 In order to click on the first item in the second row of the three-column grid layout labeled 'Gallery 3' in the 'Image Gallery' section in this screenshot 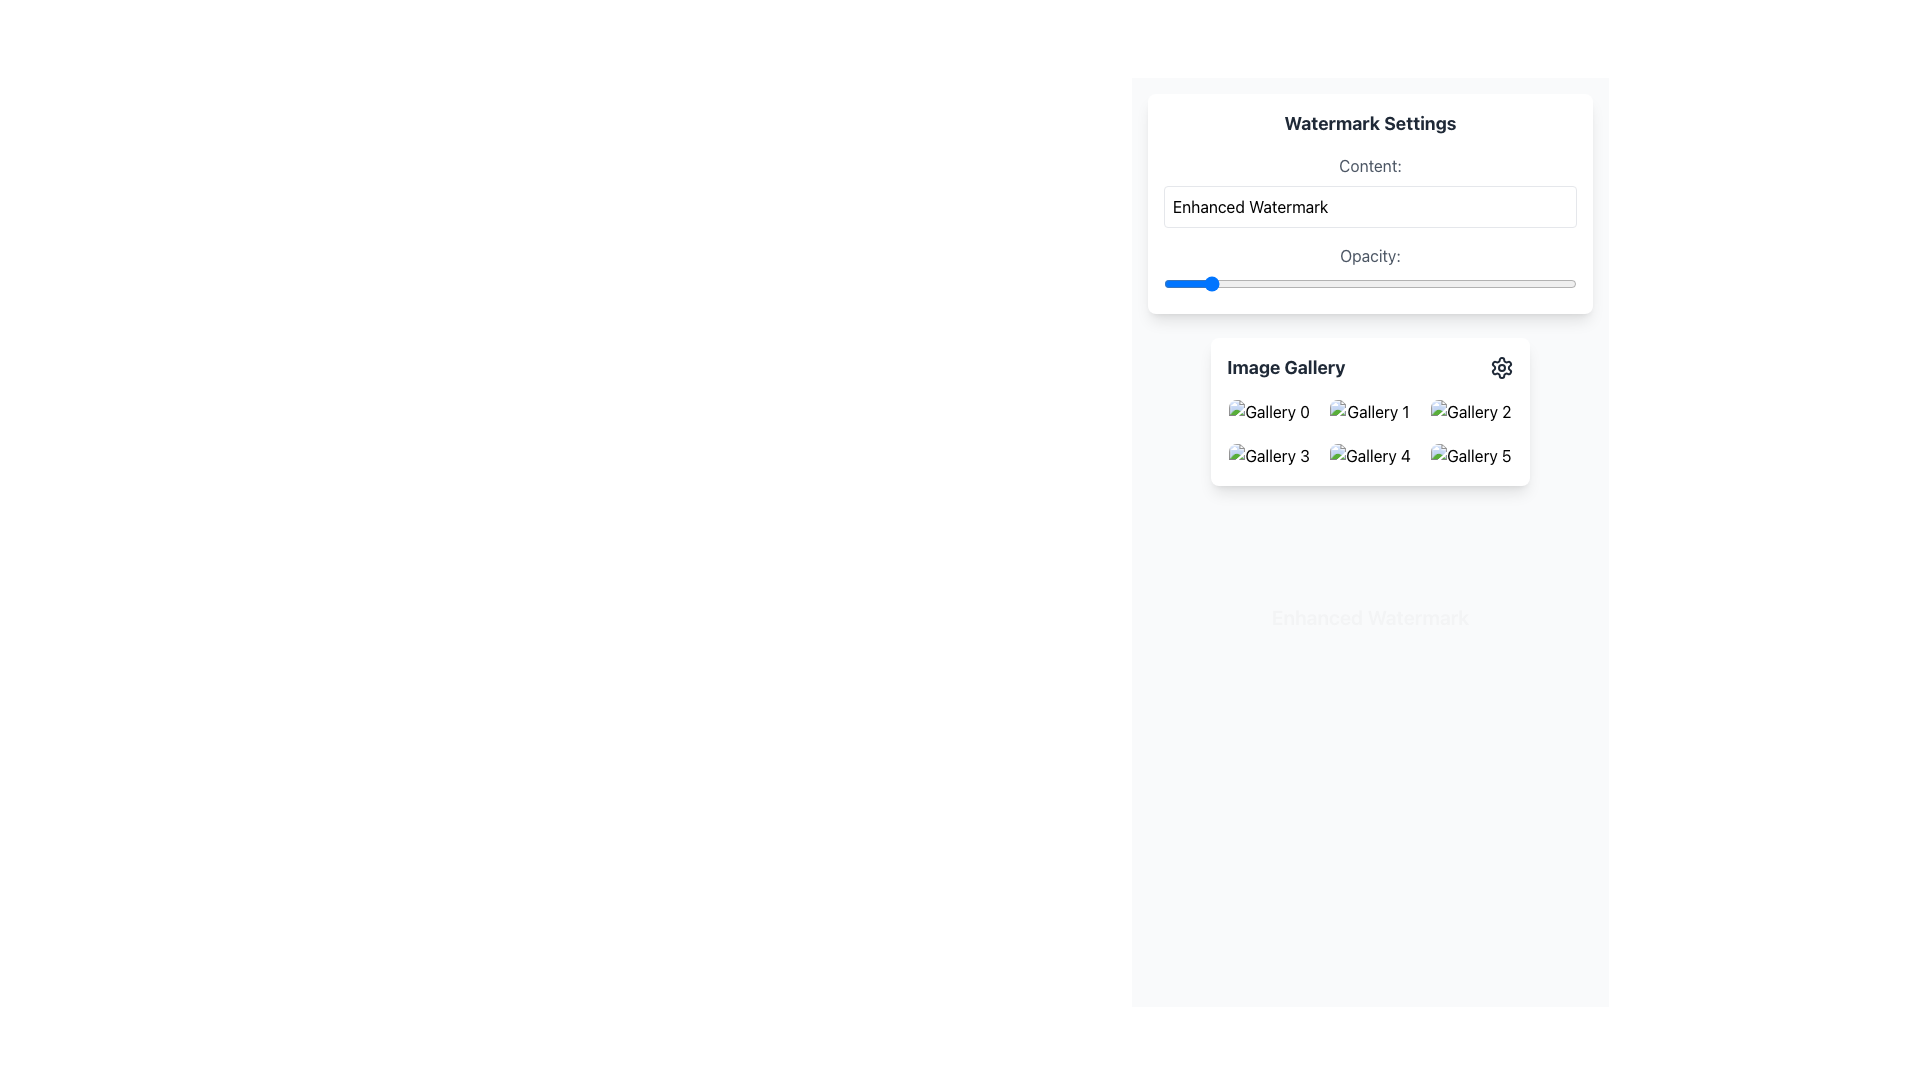, I will do `click(1268, 455)`.